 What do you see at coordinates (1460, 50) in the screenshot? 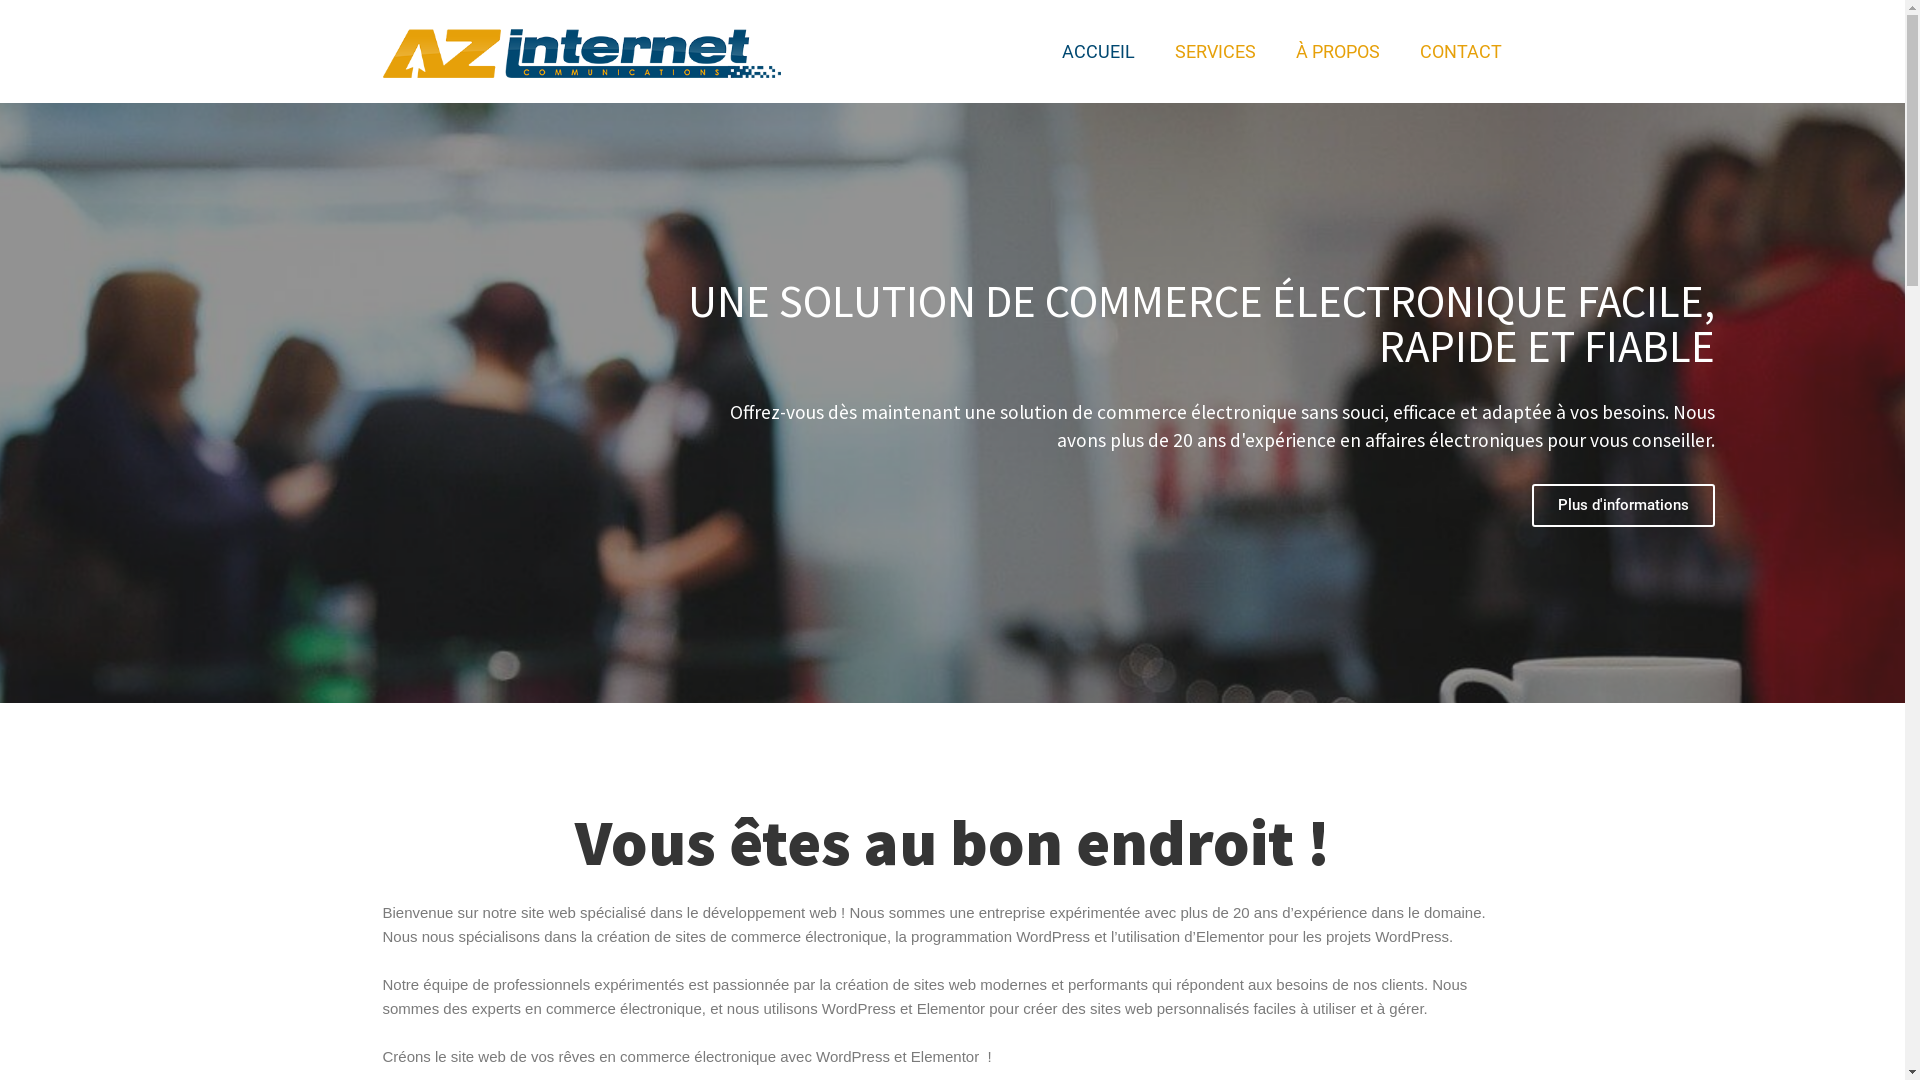
I see `'CONTACT'` at bounding box center [1460, 50].